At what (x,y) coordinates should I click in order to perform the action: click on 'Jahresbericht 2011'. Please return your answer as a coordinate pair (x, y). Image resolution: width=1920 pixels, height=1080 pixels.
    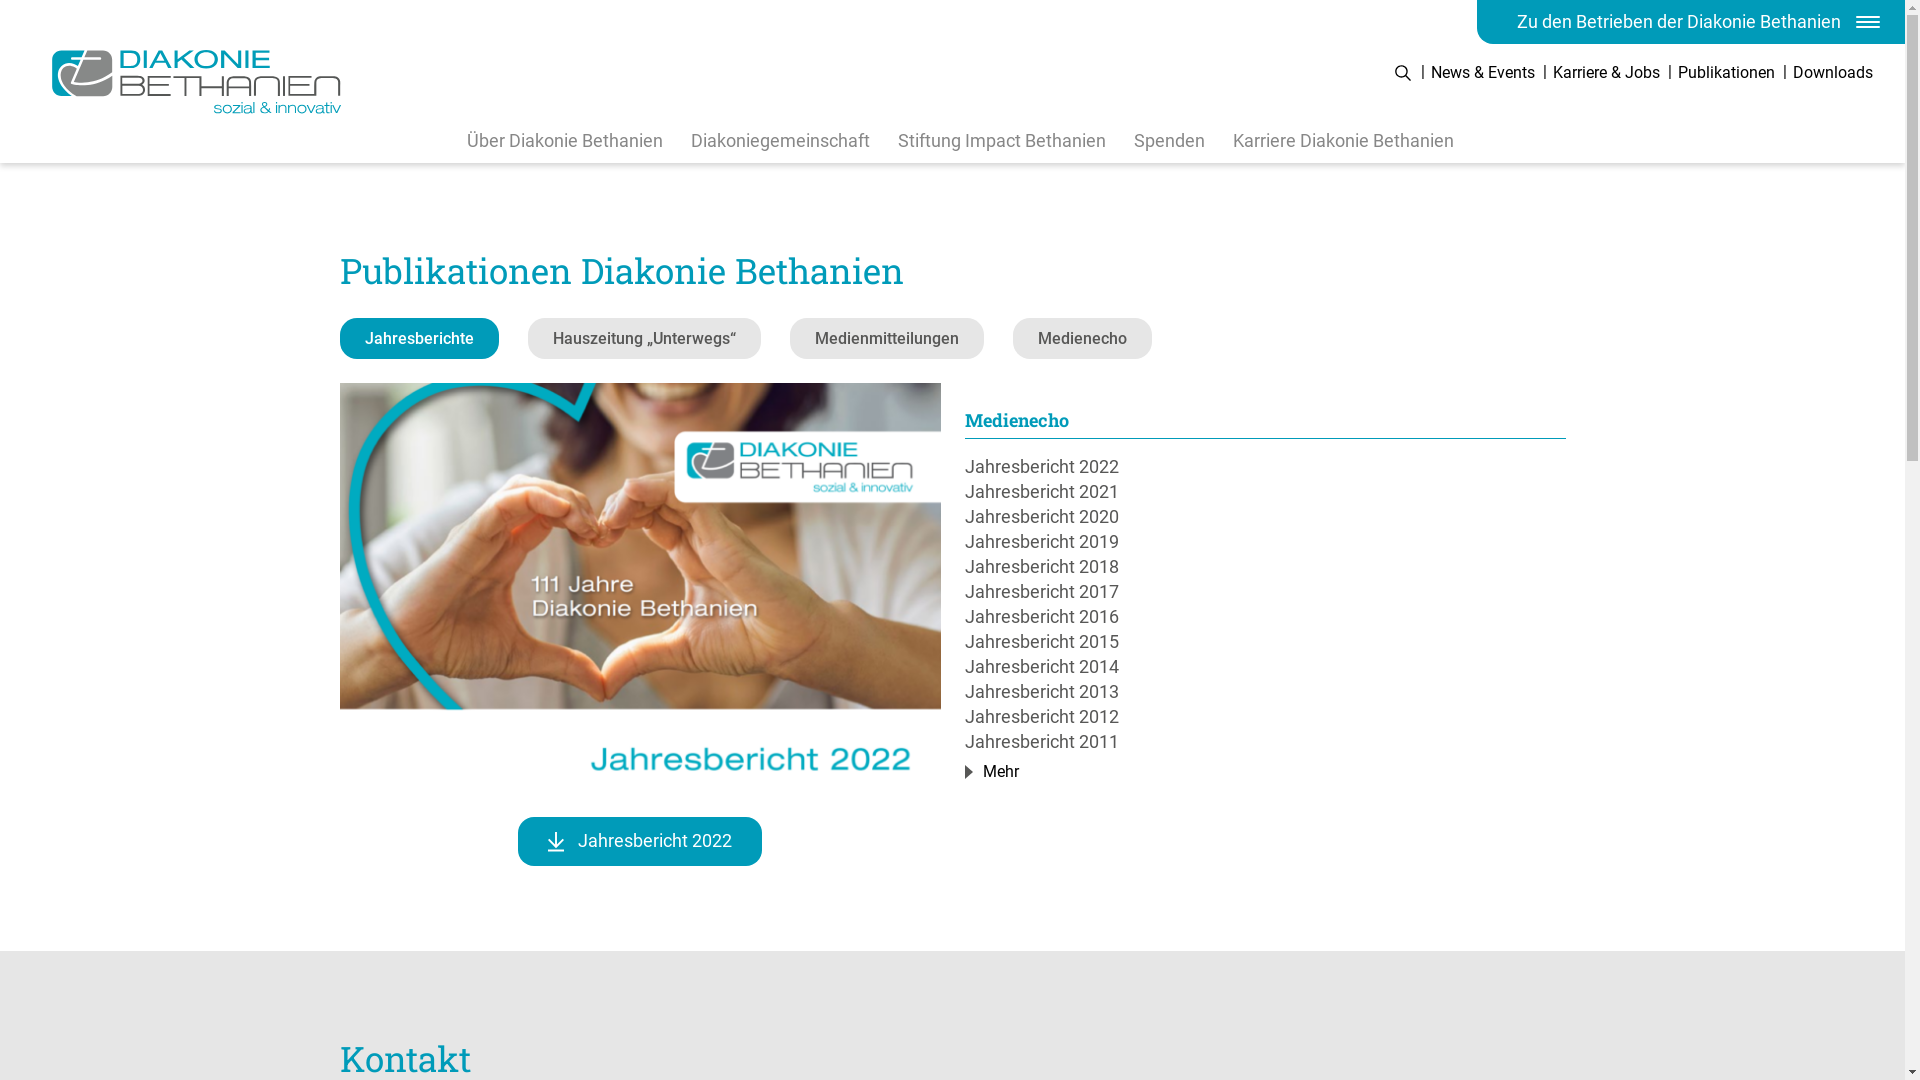
    Looking at the image, I should click on (1263, 741).